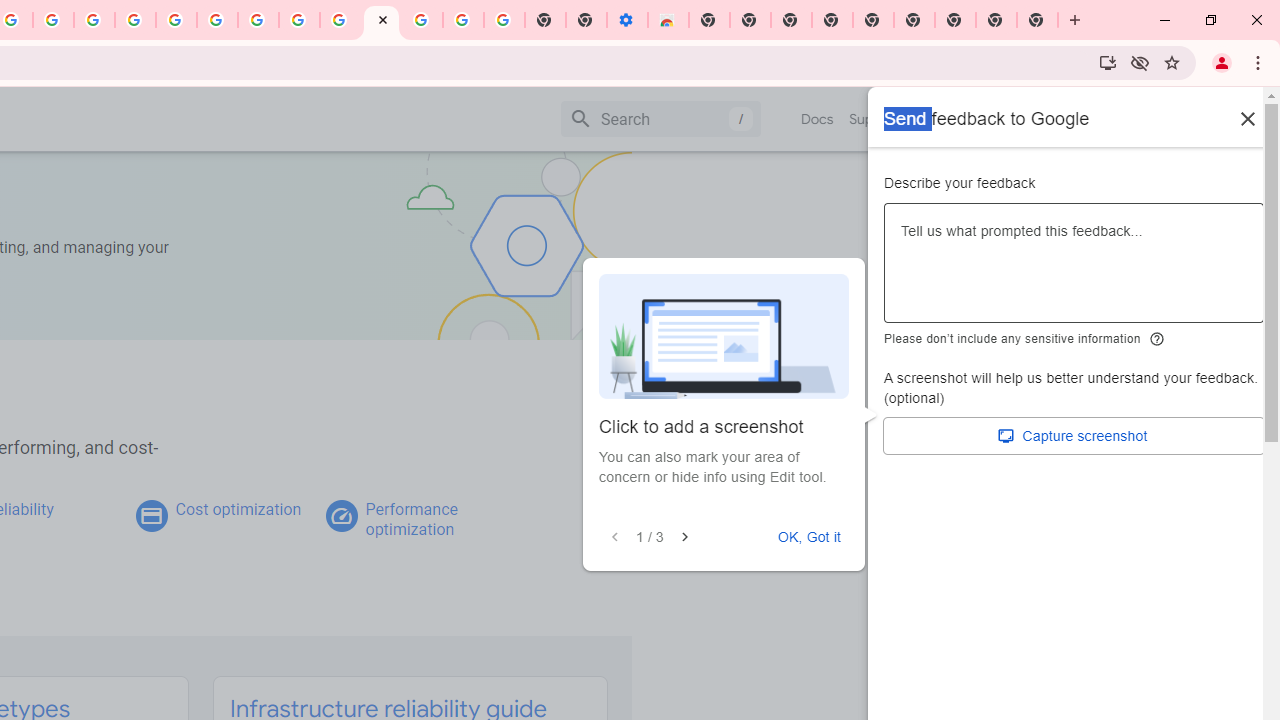 This screenshot has height=720, width=1280. What do you see at coordinates (817, 119) in the screenshot?
I see `'Docs'` at bounding box center [817, 119].